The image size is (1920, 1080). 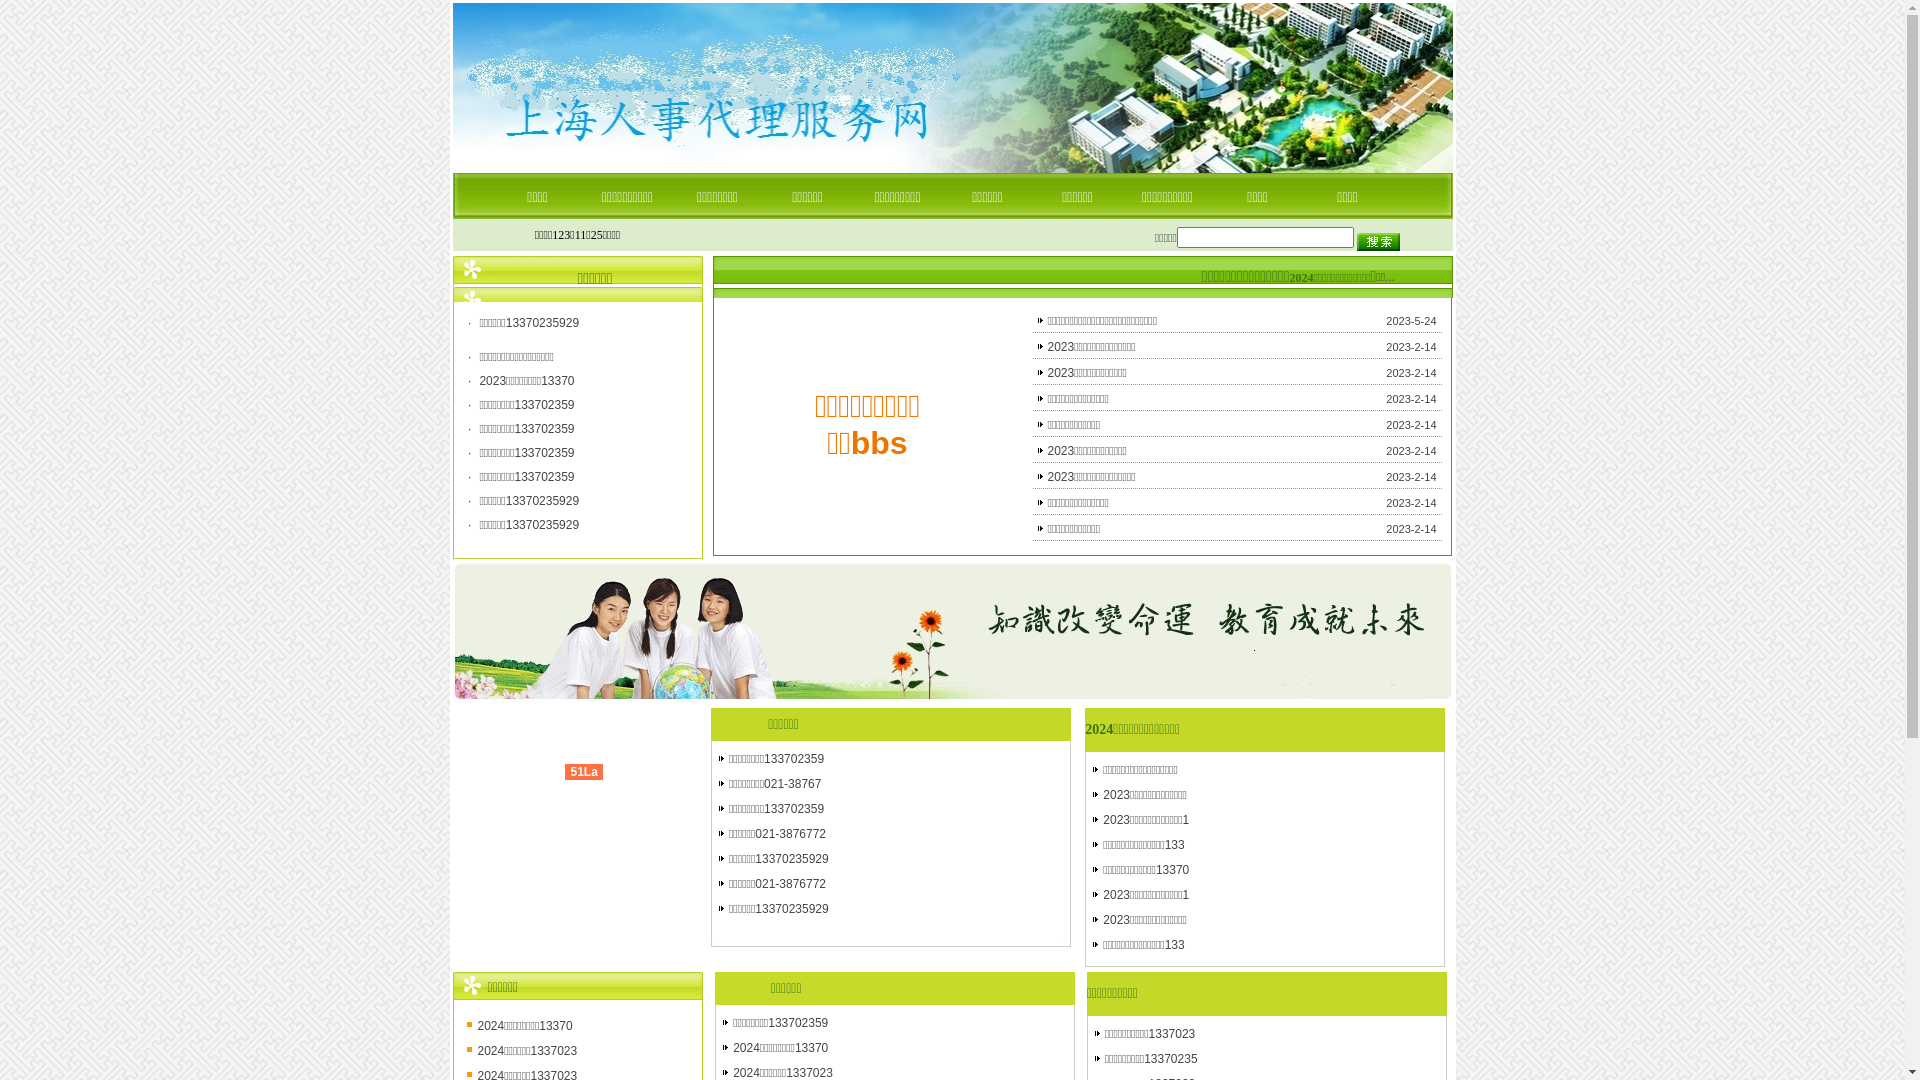 What do you see at coordinates (582, 770) in the screenshot?
I see `'51La'` at bounding box center [582, 770].